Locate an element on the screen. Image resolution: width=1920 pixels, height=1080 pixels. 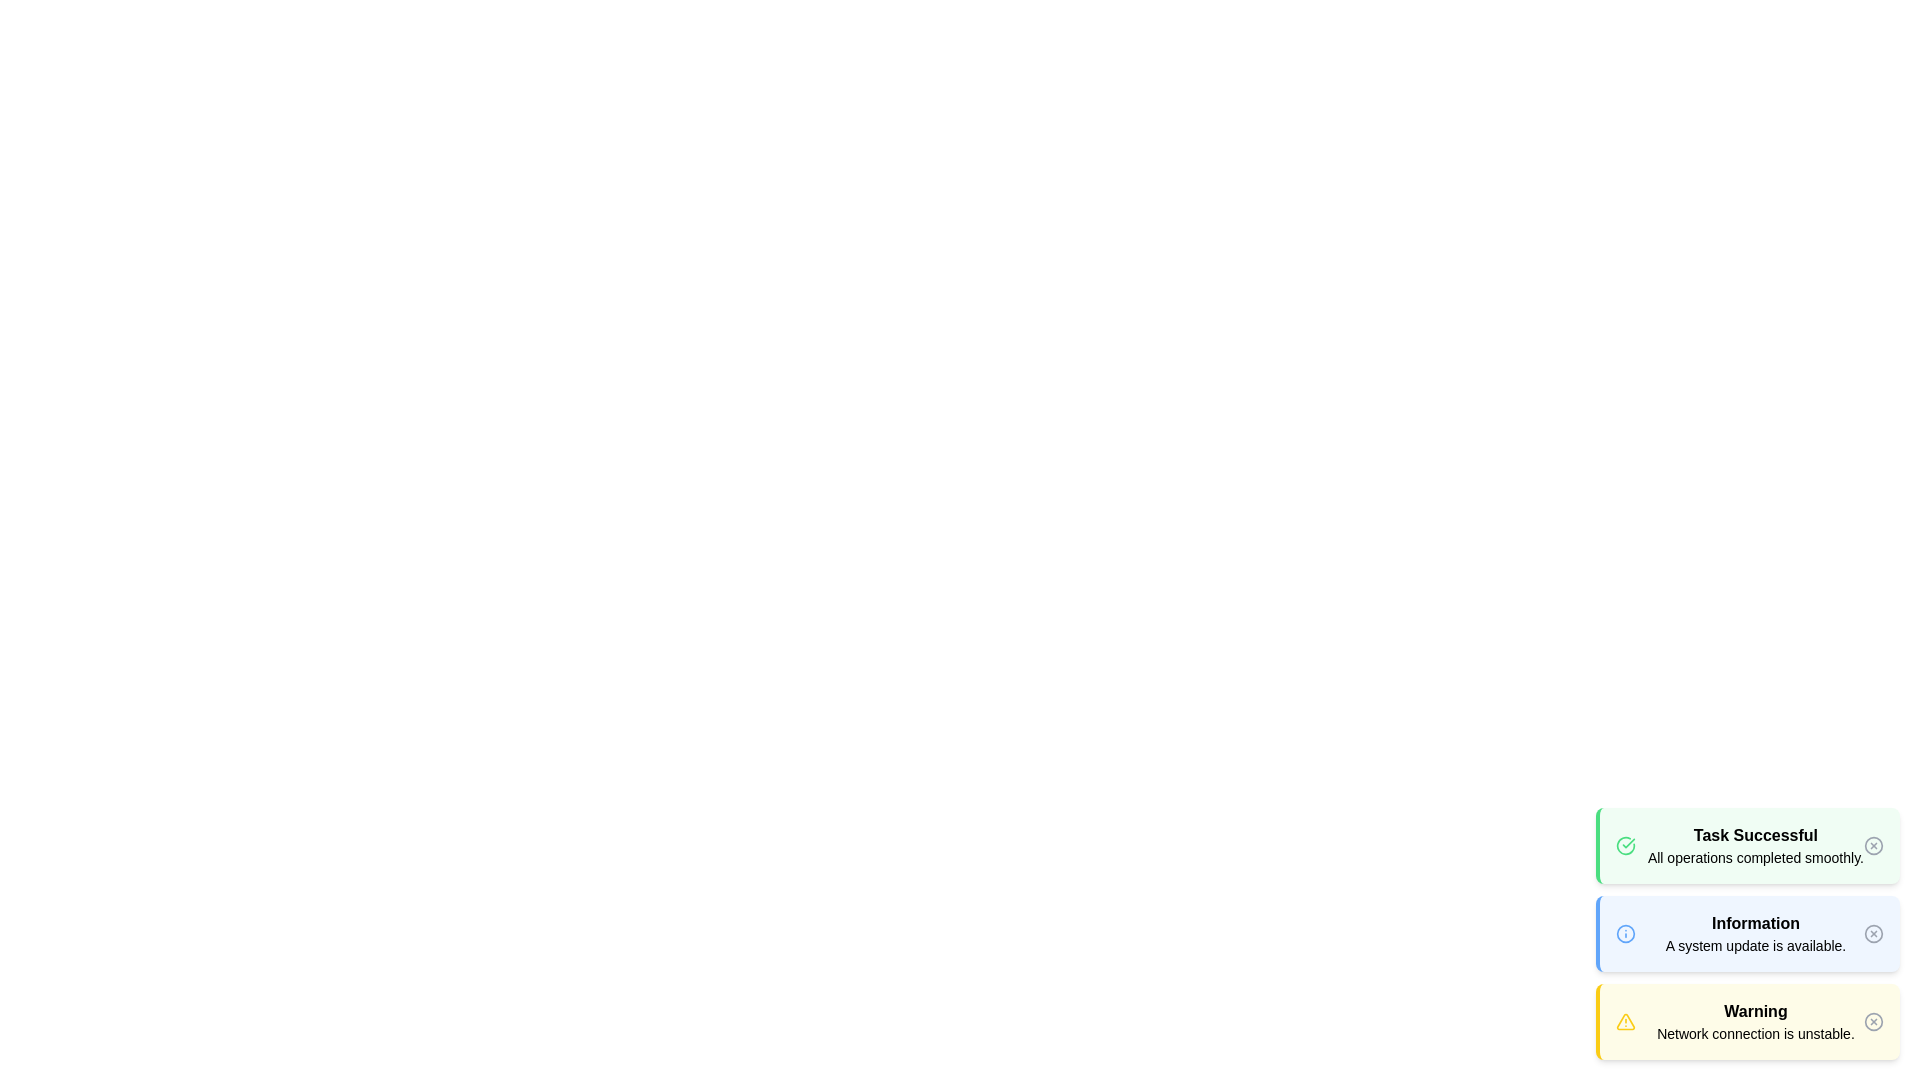
the alert with the type warning is located at coordinates (1746, 1022).